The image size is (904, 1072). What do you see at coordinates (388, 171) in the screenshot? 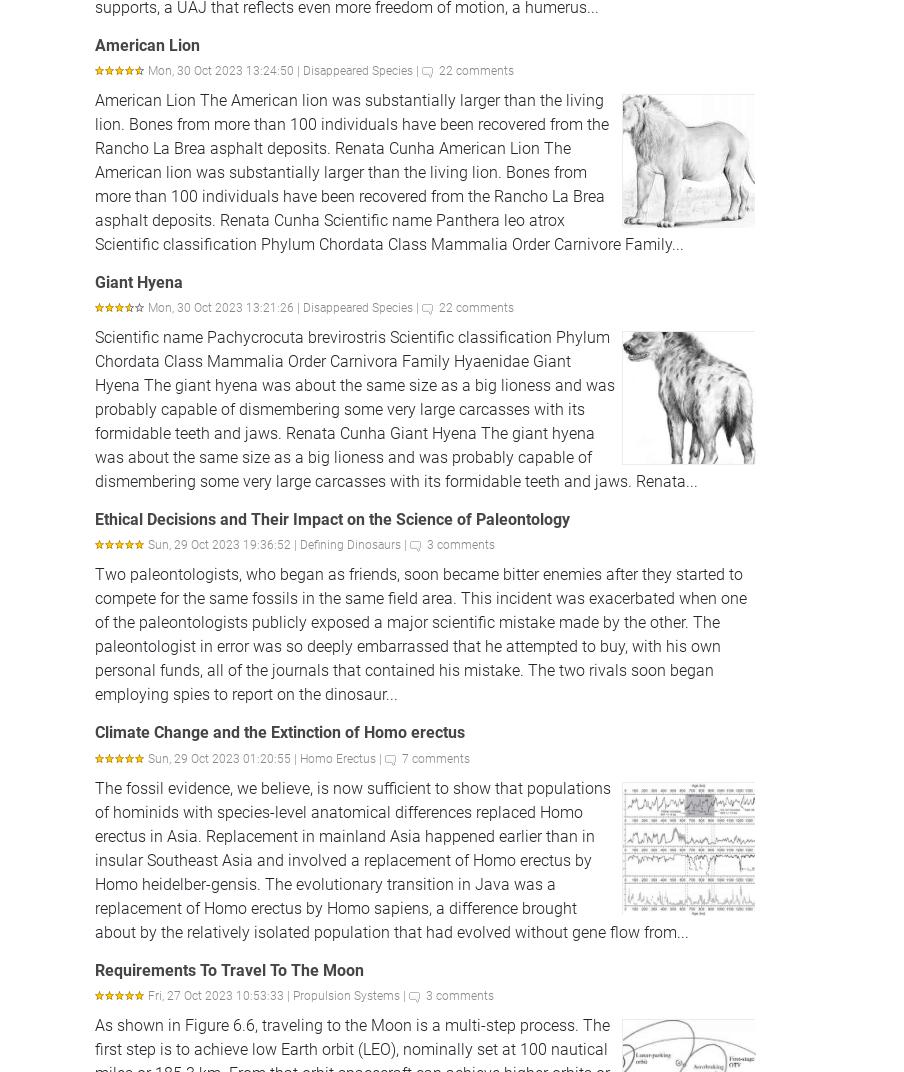
I see `'American Lion The American lion was substantially larger than the living lion. Bones from more than 100 individuals have been recovered from the Rancho La Brea asphalt deposits. Renata Cunha American Lion The American lion was substantially larger than the living lion. Bones from more than 100 individuals have been recovered from the Rancho La Brea asphalt deposits. Renata Cunha Scientific name Panthera leo atrox Scientific classification Phylum Chordata Class Mammalia Order Carnivore Family...'` at bounding box center [388, 171].